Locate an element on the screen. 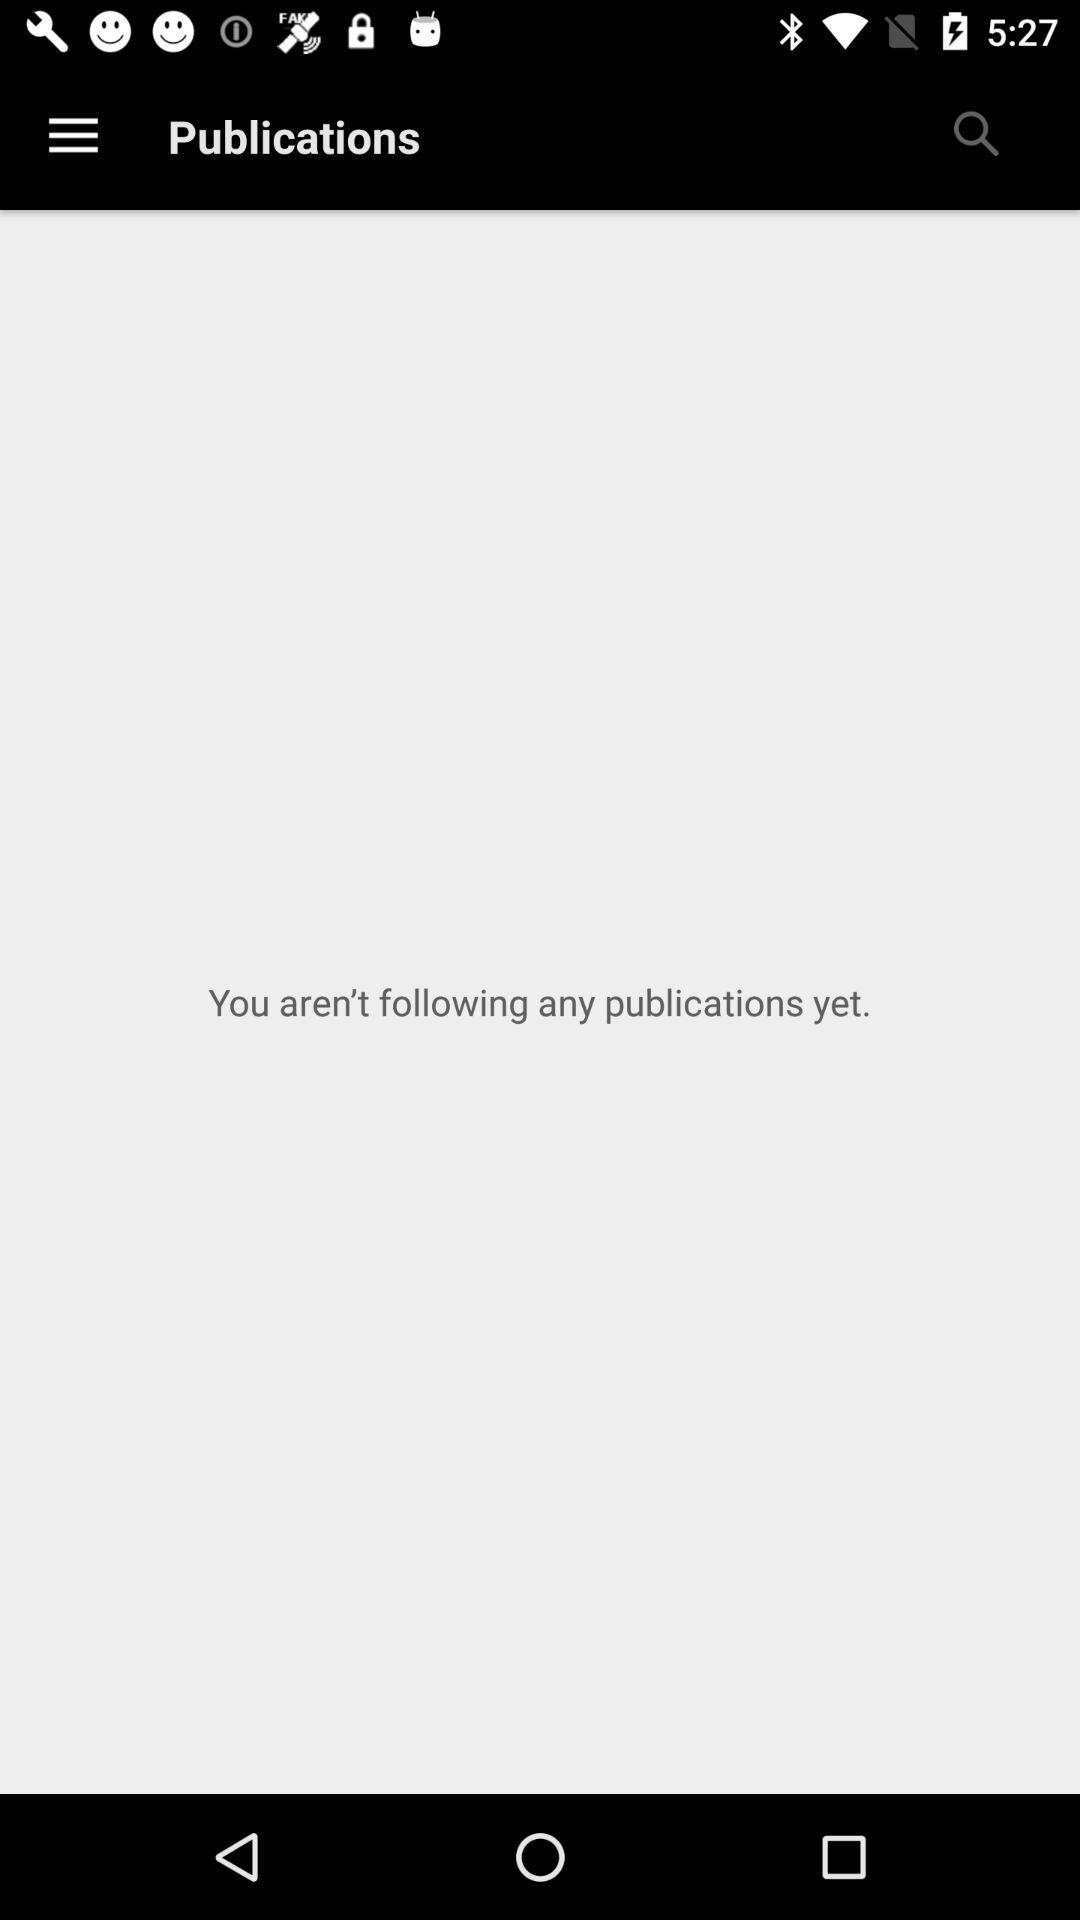  the item next to the publications is located at coordinates (974, 135).